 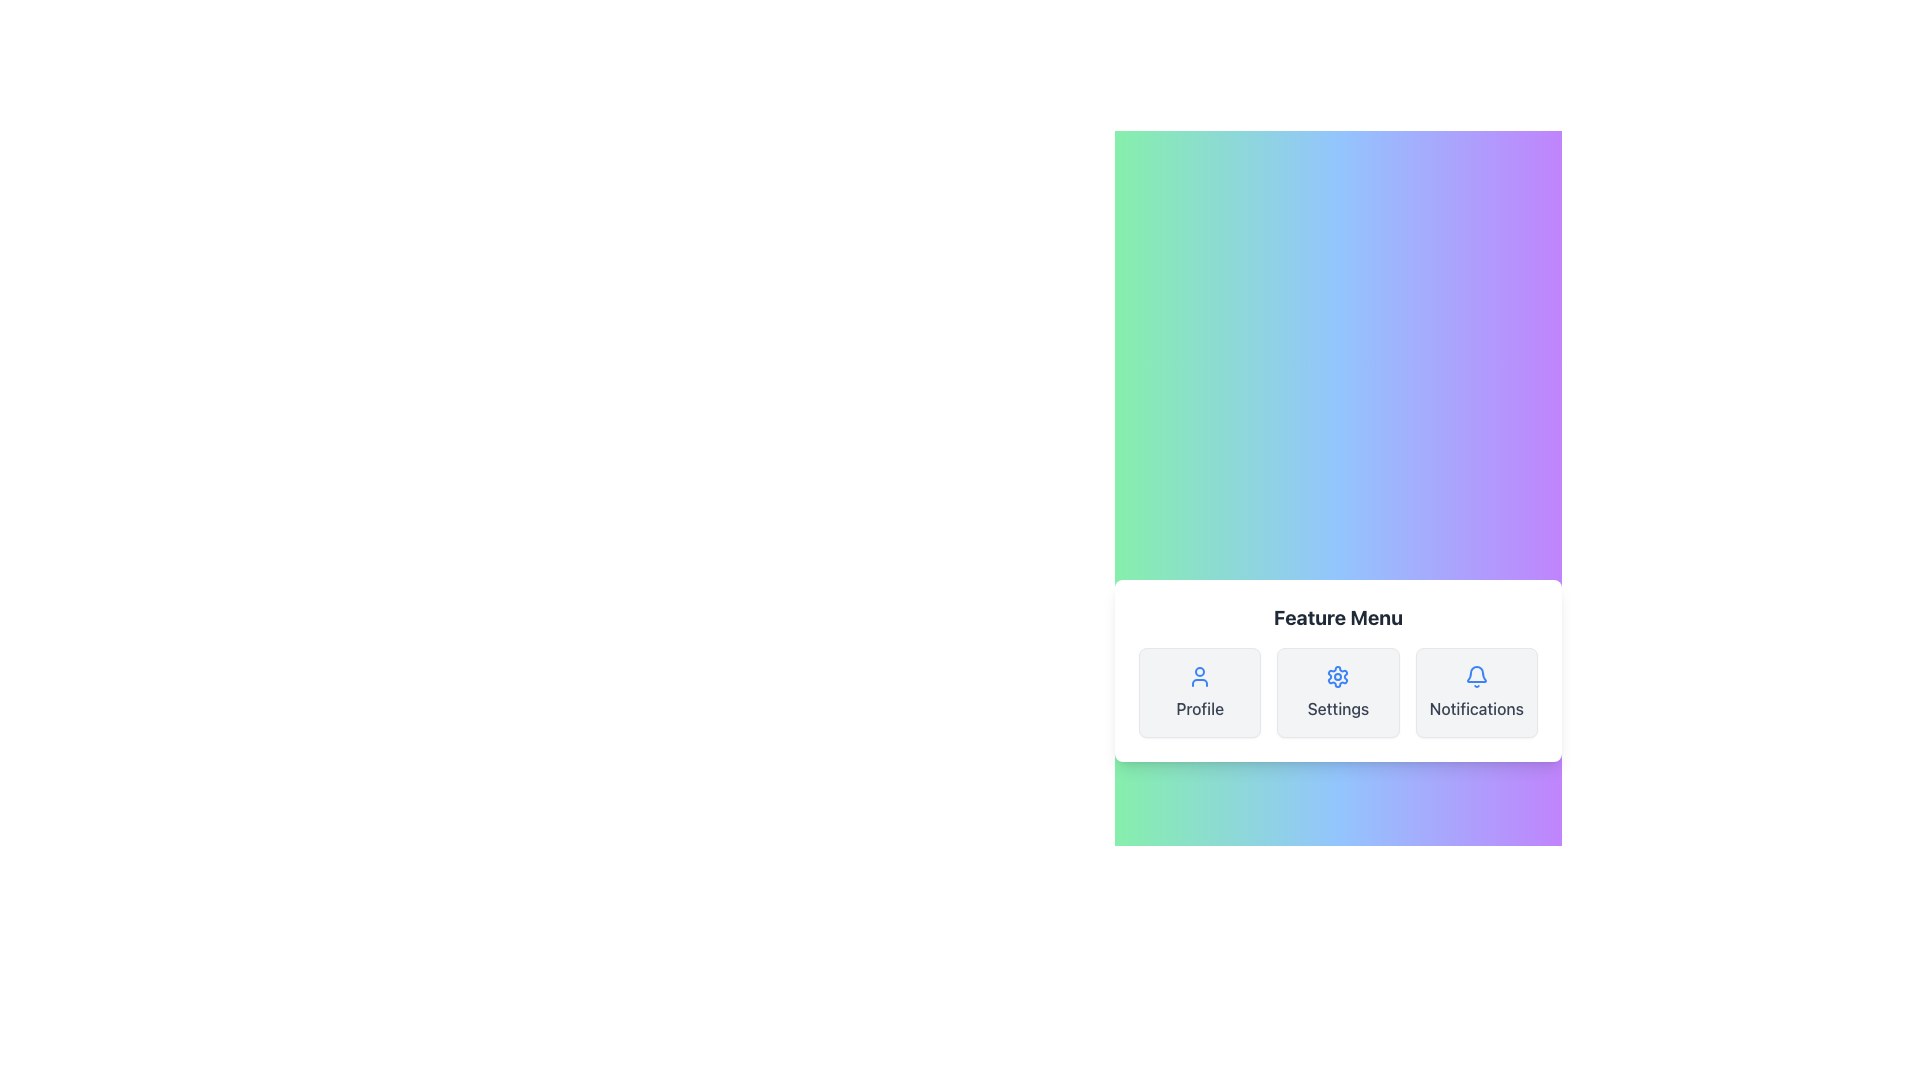 I want to click on the 'Notifications' text label, which is positioned under the bell icon in the third card of the horizontal menu bar on the right side of the interface, so click(x=1476, y=708).